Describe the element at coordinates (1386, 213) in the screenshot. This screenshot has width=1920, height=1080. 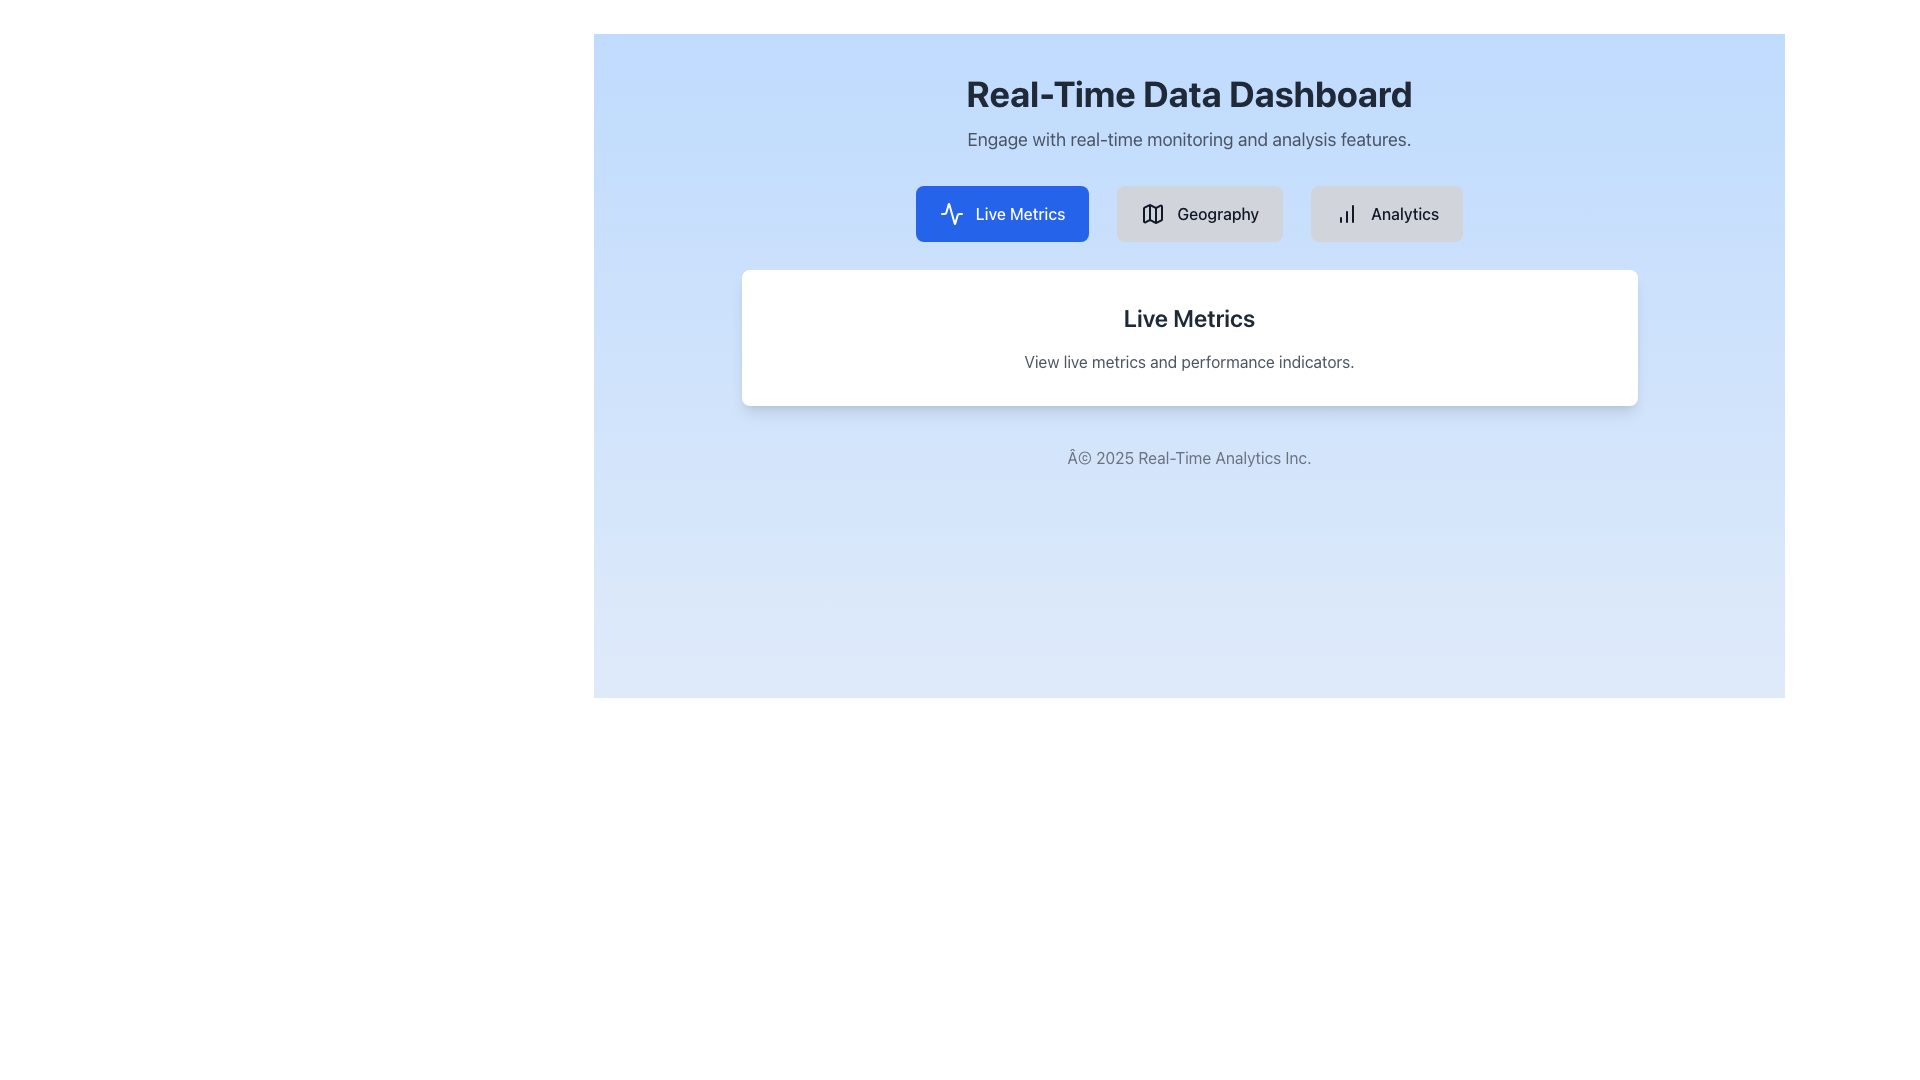
I see `the button labeled 'Analytics' with a gray background and bar chart icon` at that location.